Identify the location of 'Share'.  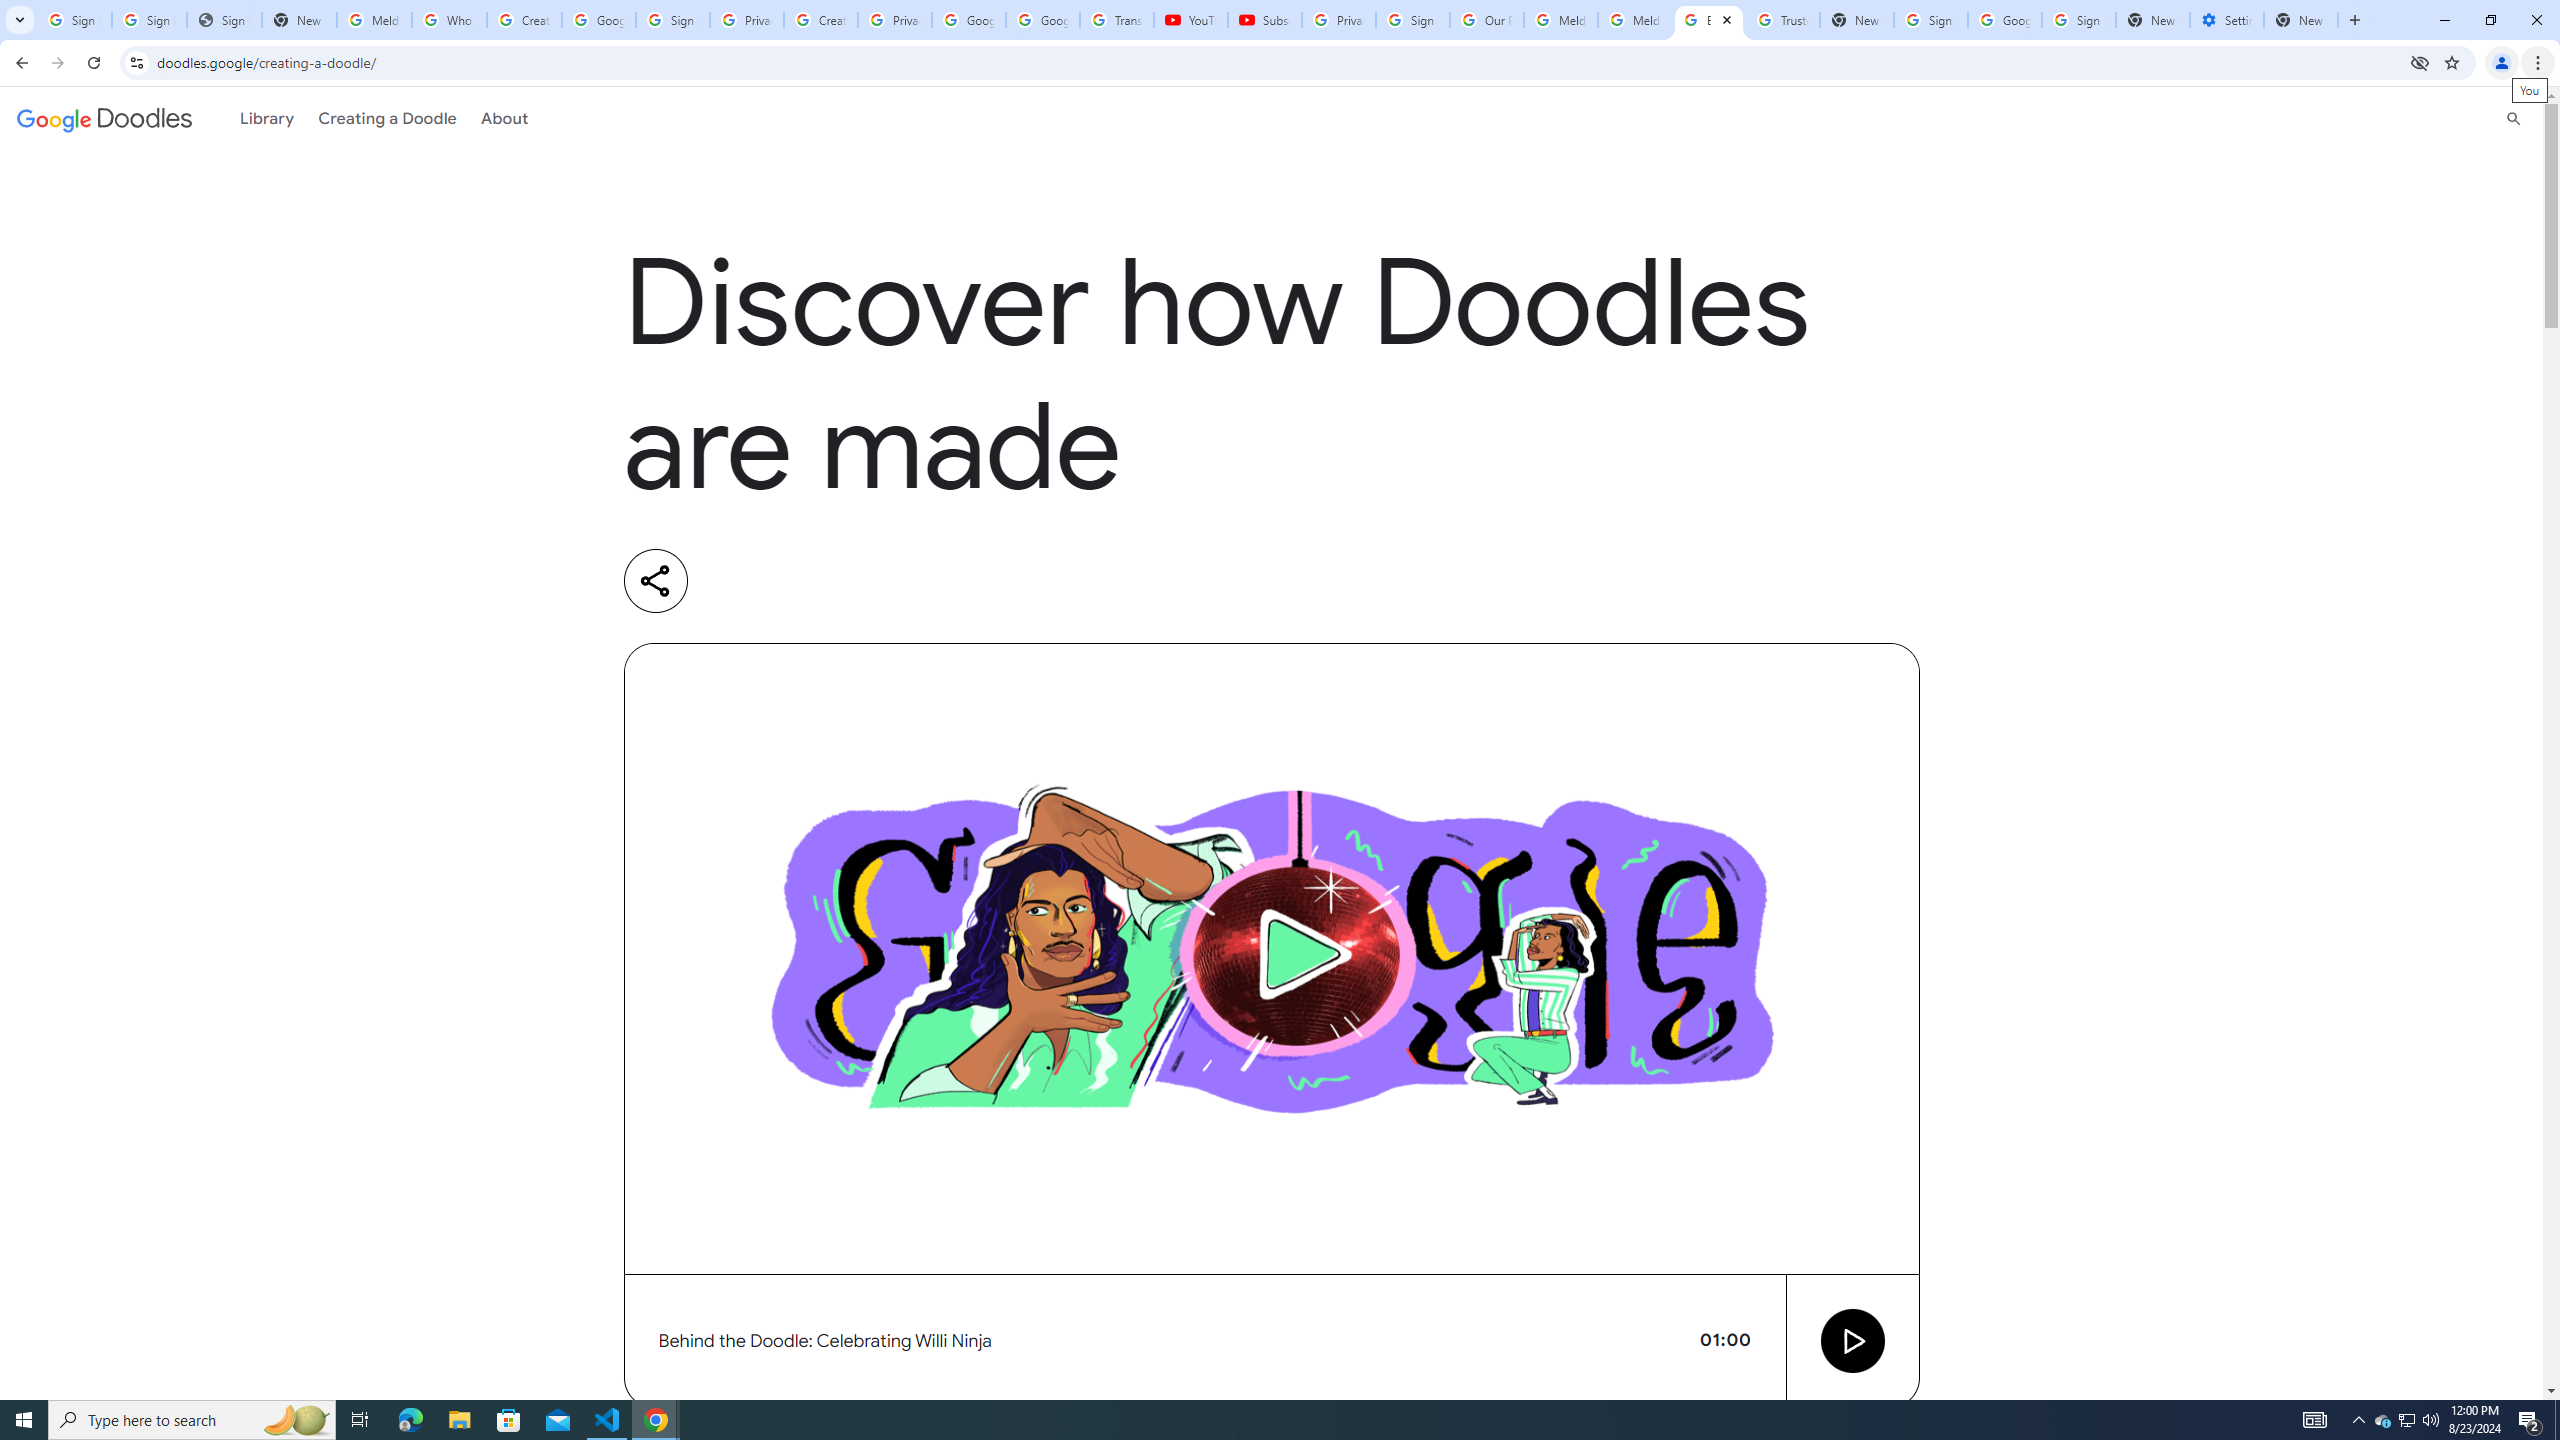
(655, 581).